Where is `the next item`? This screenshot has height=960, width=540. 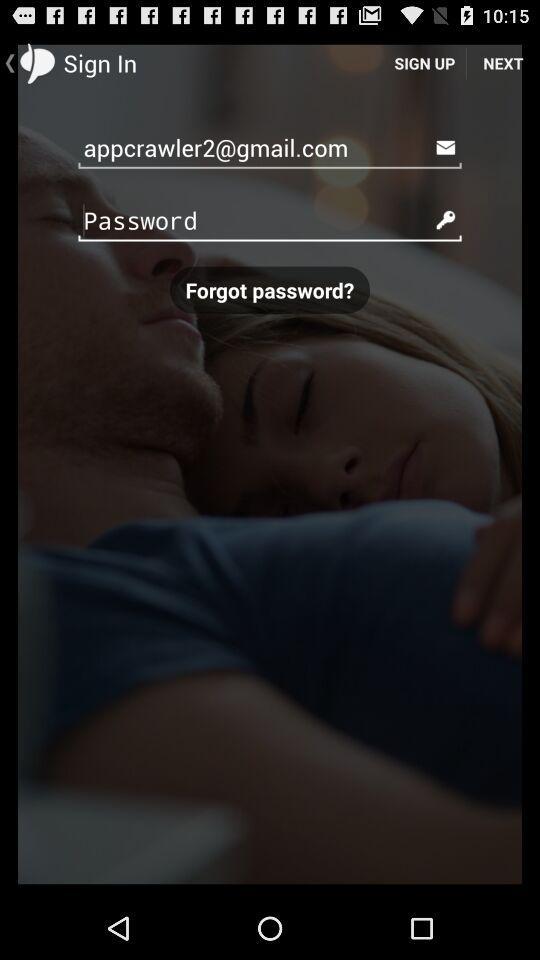
the next item is located at coordinates (502, 62).